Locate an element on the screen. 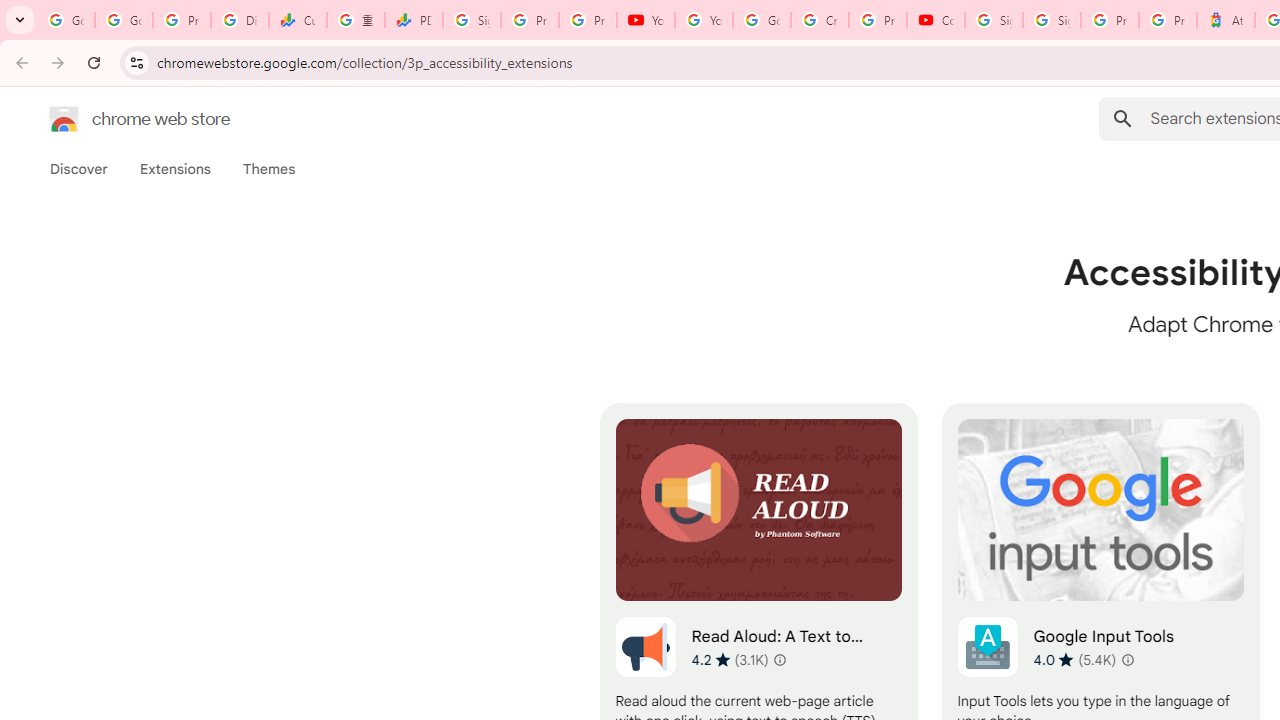  'Extensions' is located at coordinates (174, 168).